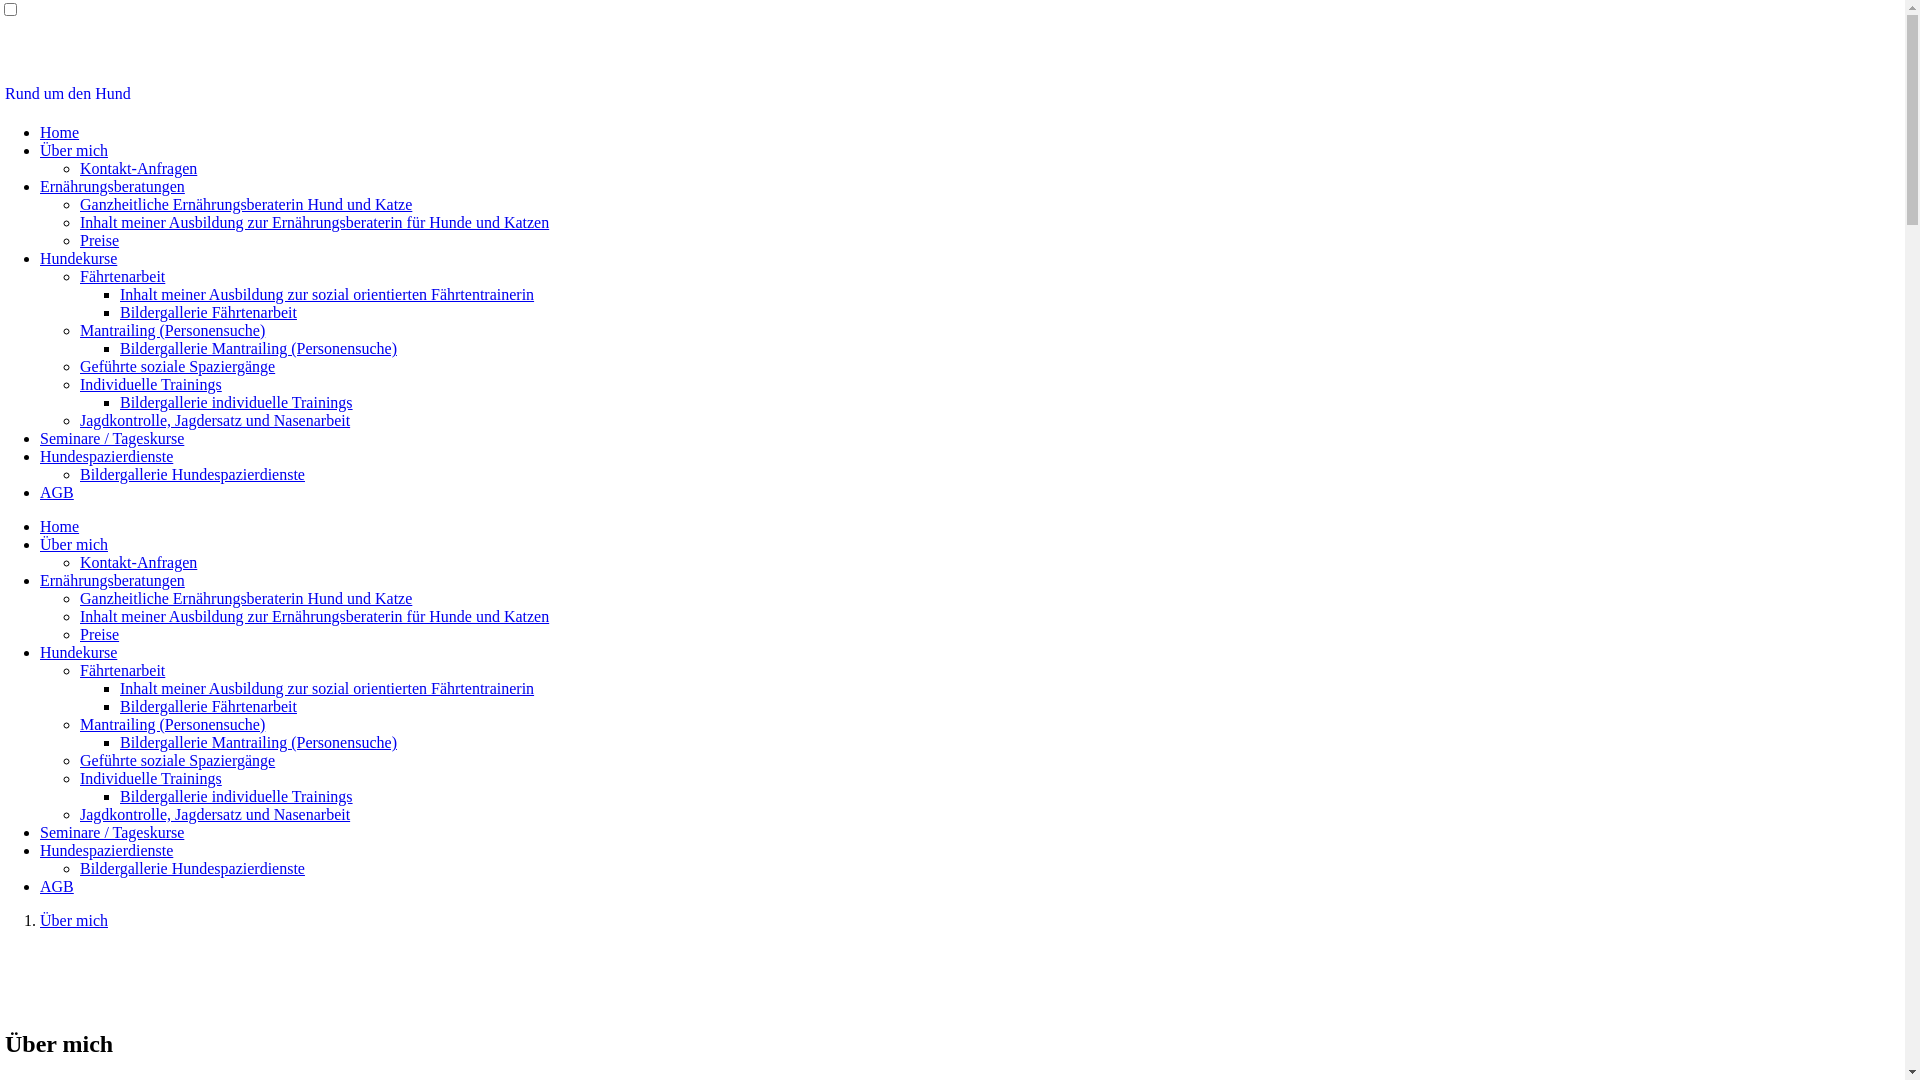 This screenshot has width=1920, height=1080. I want to click on 'Seminare / Tageskurse', so click(39, 437).